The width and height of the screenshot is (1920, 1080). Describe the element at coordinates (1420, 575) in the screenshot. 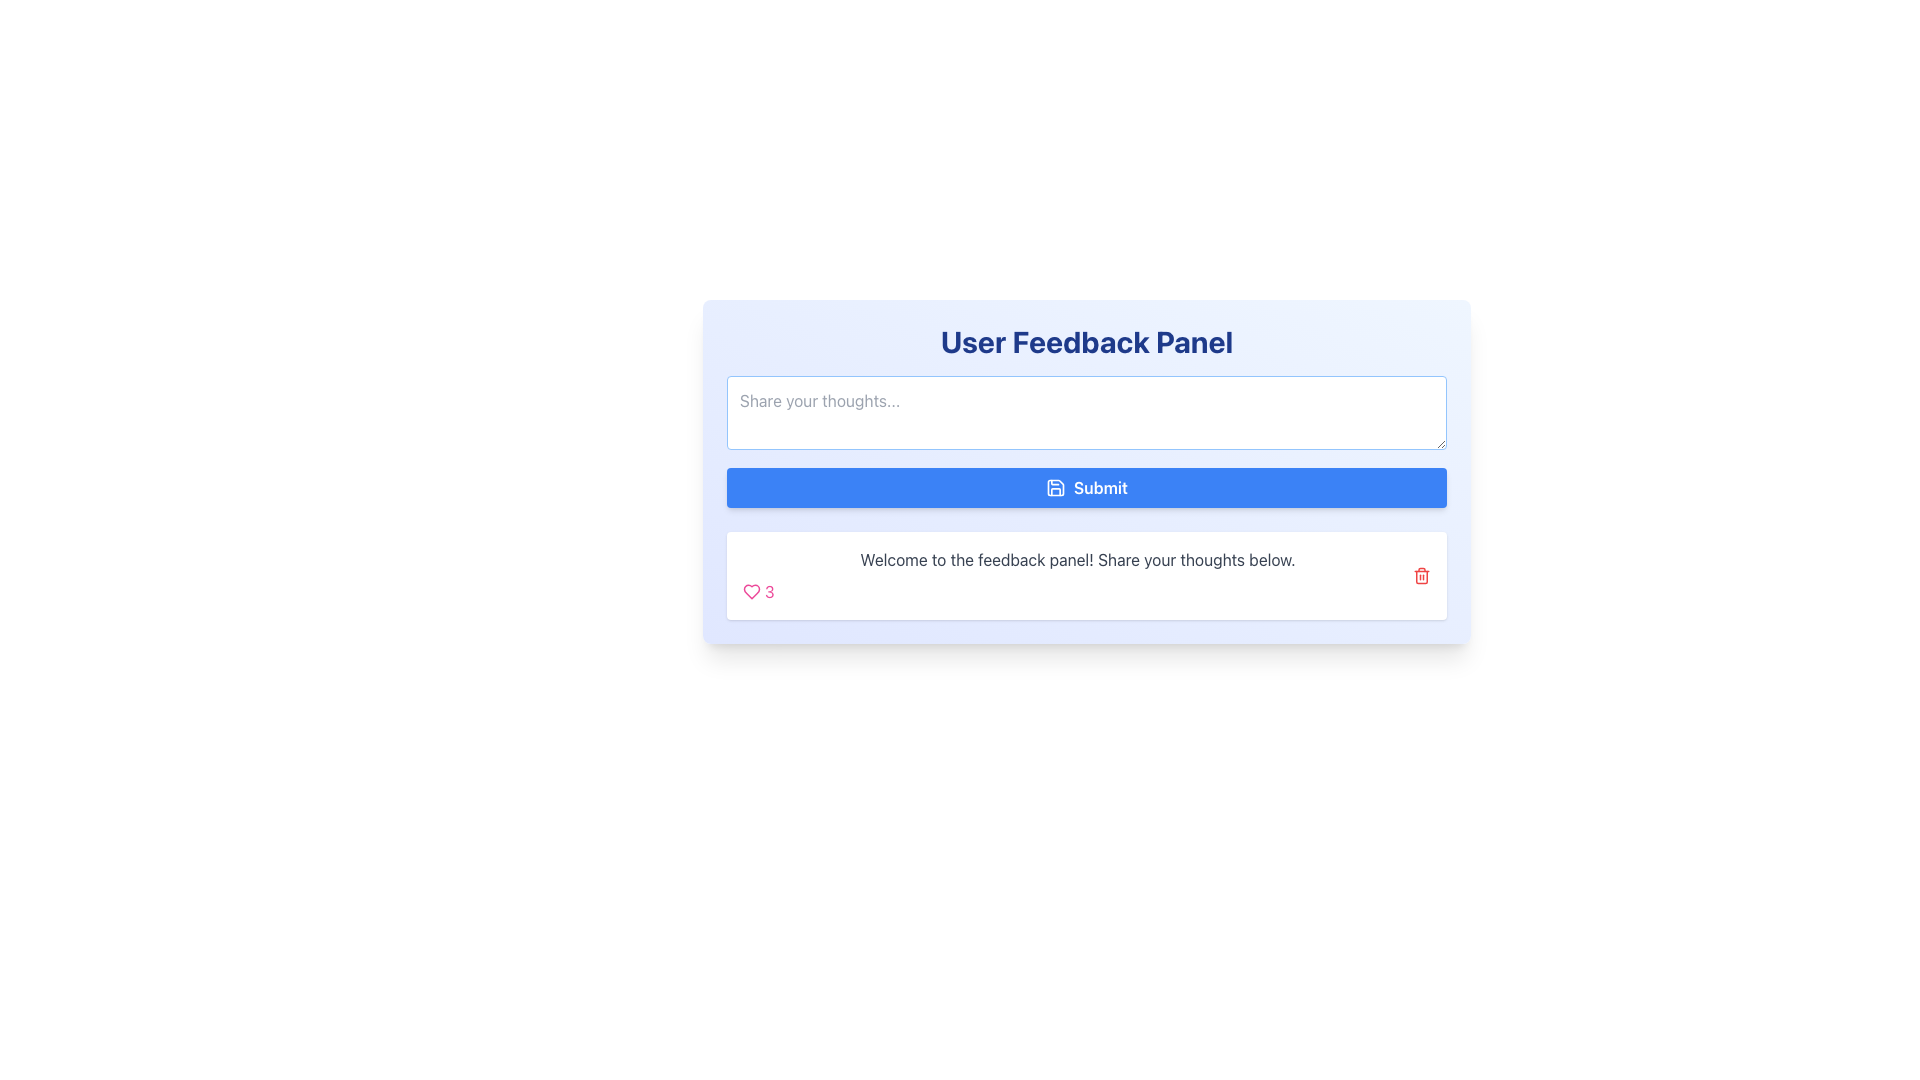

I see `the delete button located to the far right of the text 'Welcome to the feedback panel! Share your thoughts below.'` at that location.